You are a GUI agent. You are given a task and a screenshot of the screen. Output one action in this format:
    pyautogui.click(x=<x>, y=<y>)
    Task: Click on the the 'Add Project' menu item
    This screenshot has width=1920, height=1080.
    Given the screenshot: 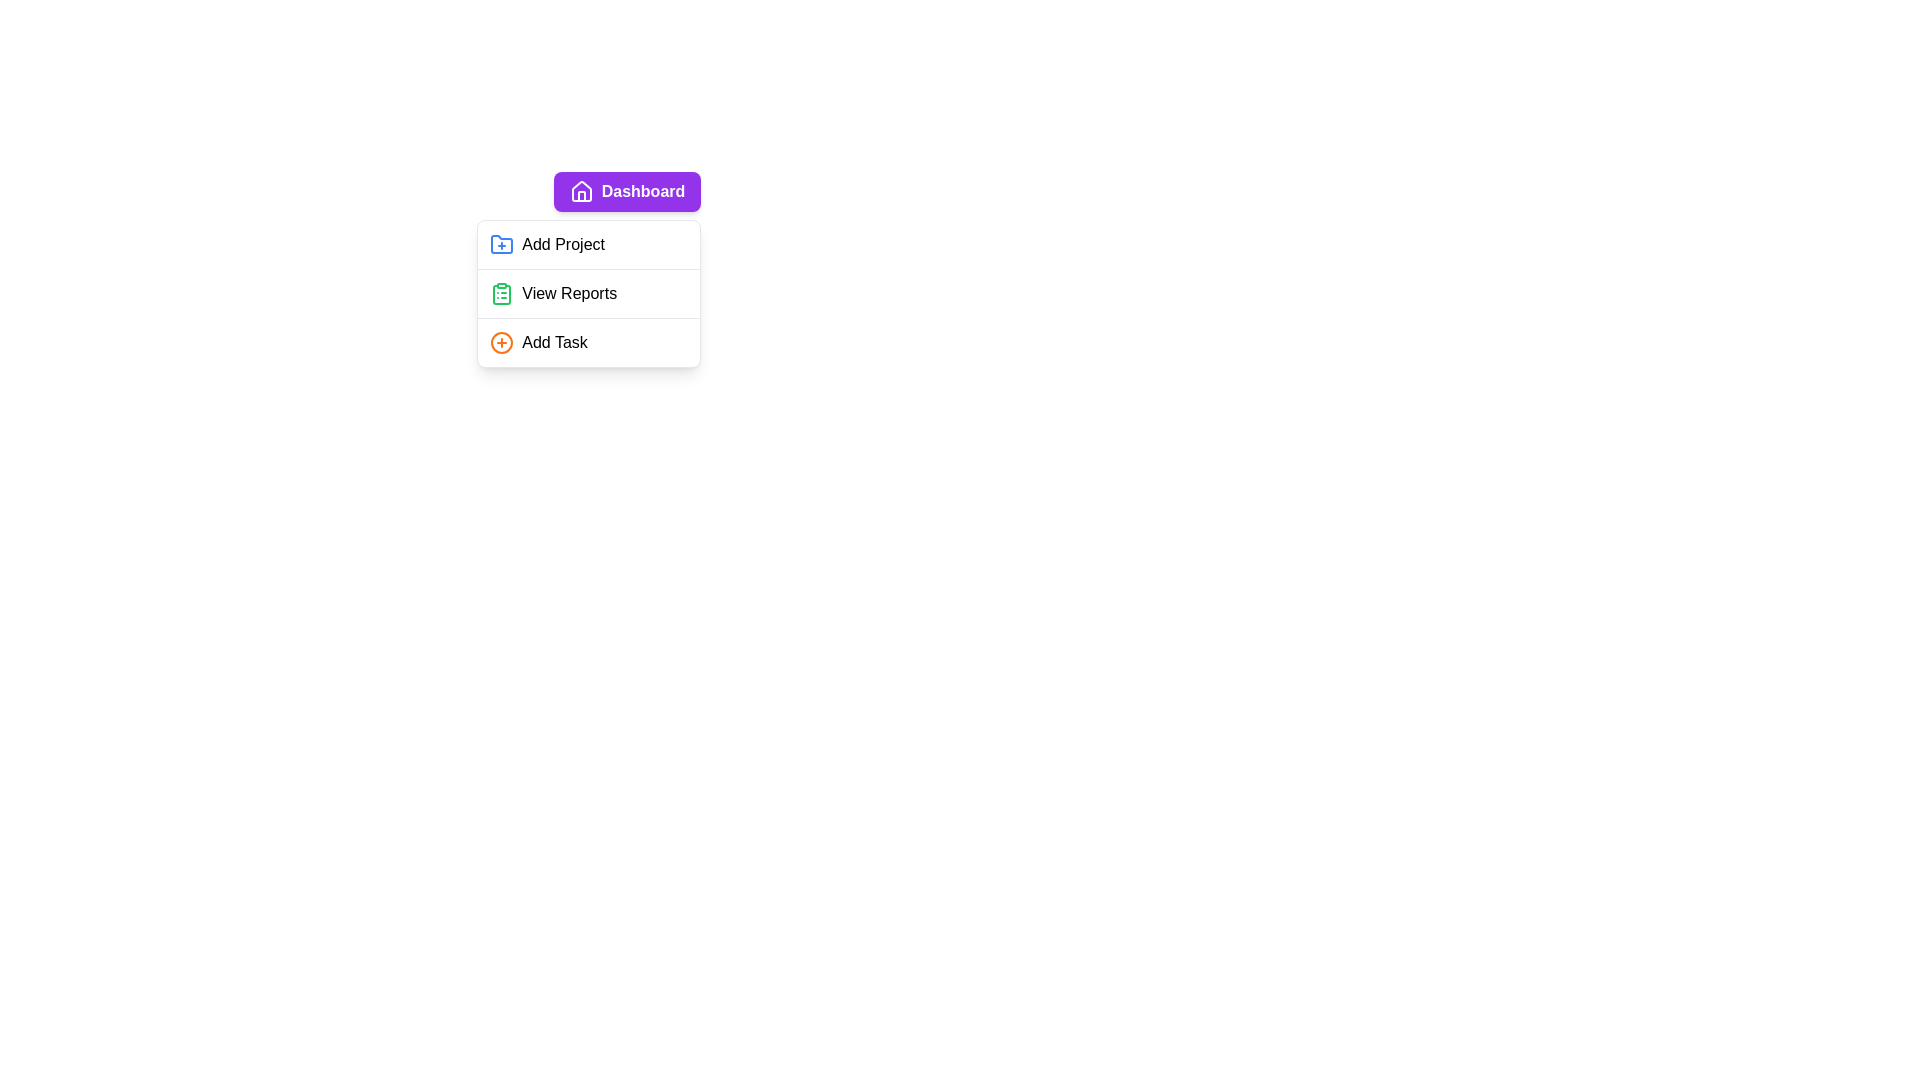 What is the action you would take?
    pyautogui.click(x=588, y=244)
    